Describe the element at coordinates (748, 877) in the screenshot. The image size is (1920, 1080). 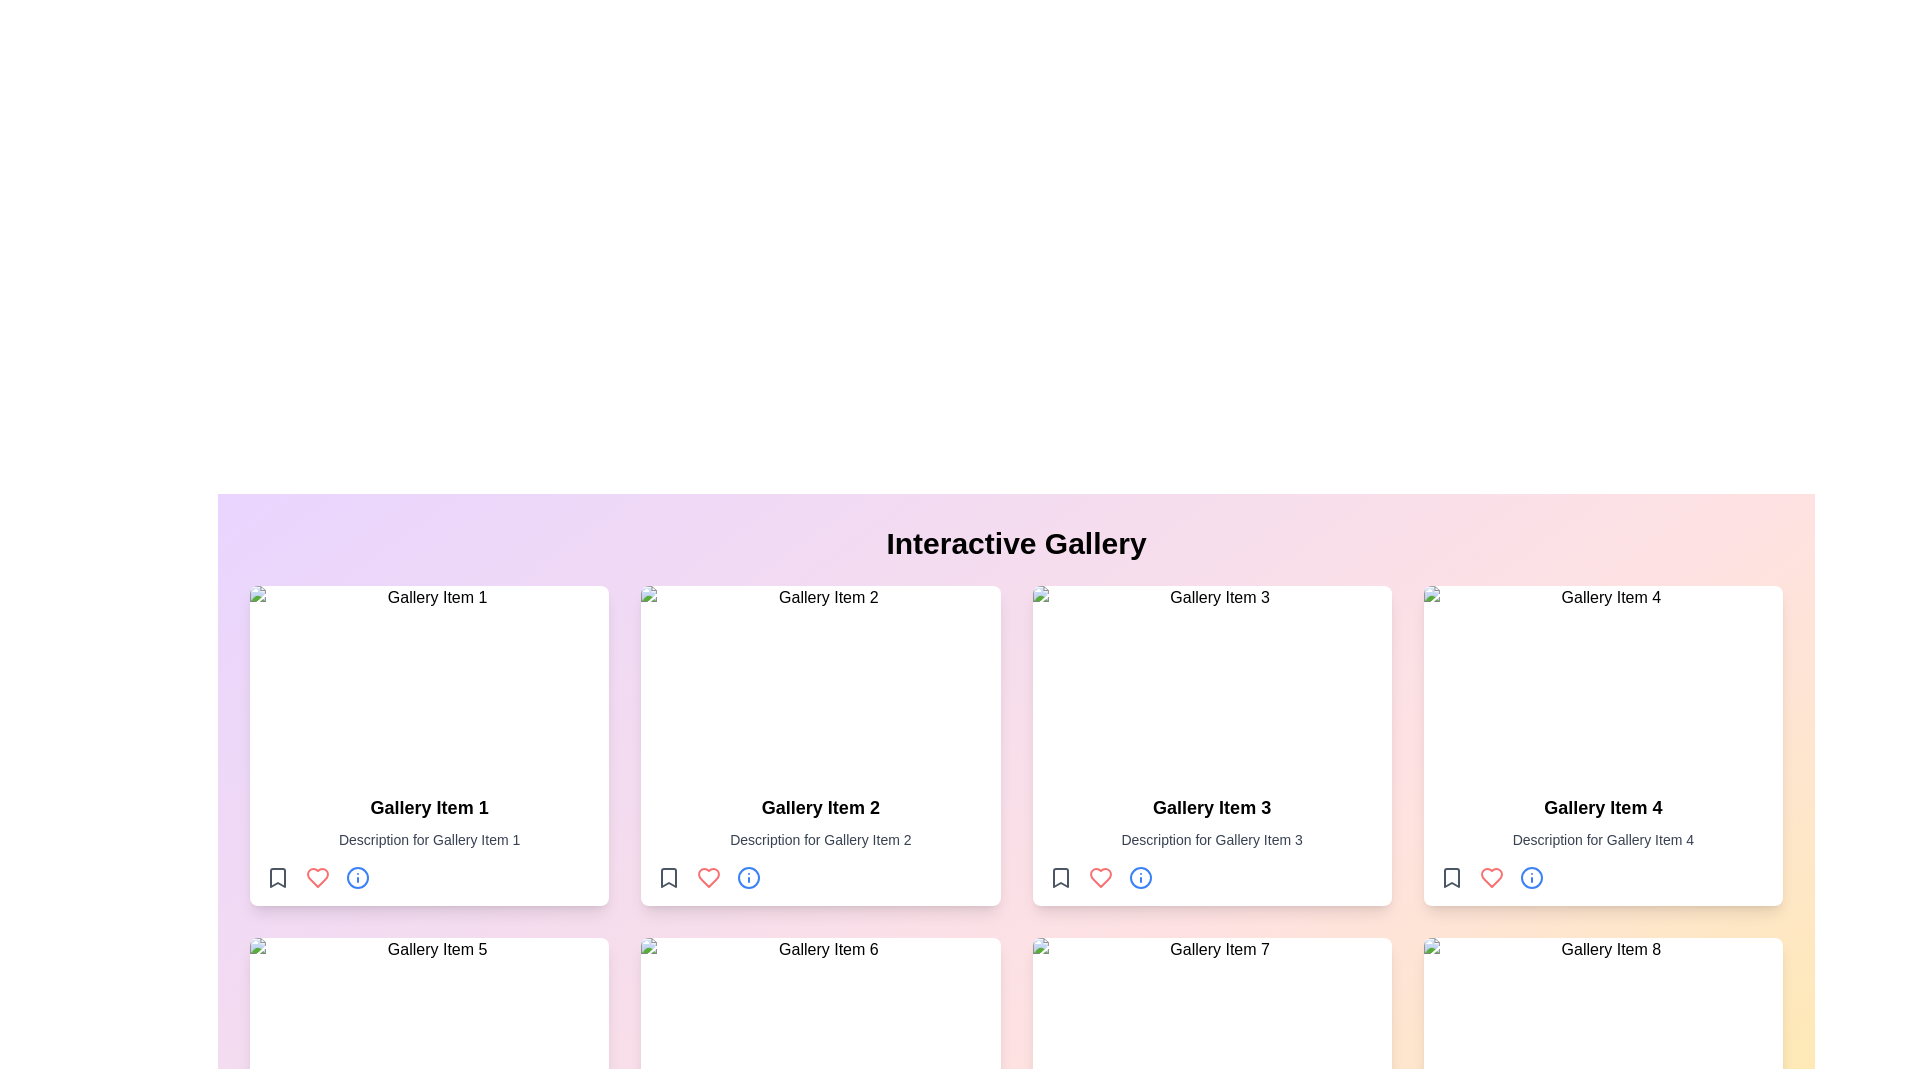
I see `the center of the circular information icon located below 'Gallery Item 2' in the second card of the top row` at that location.